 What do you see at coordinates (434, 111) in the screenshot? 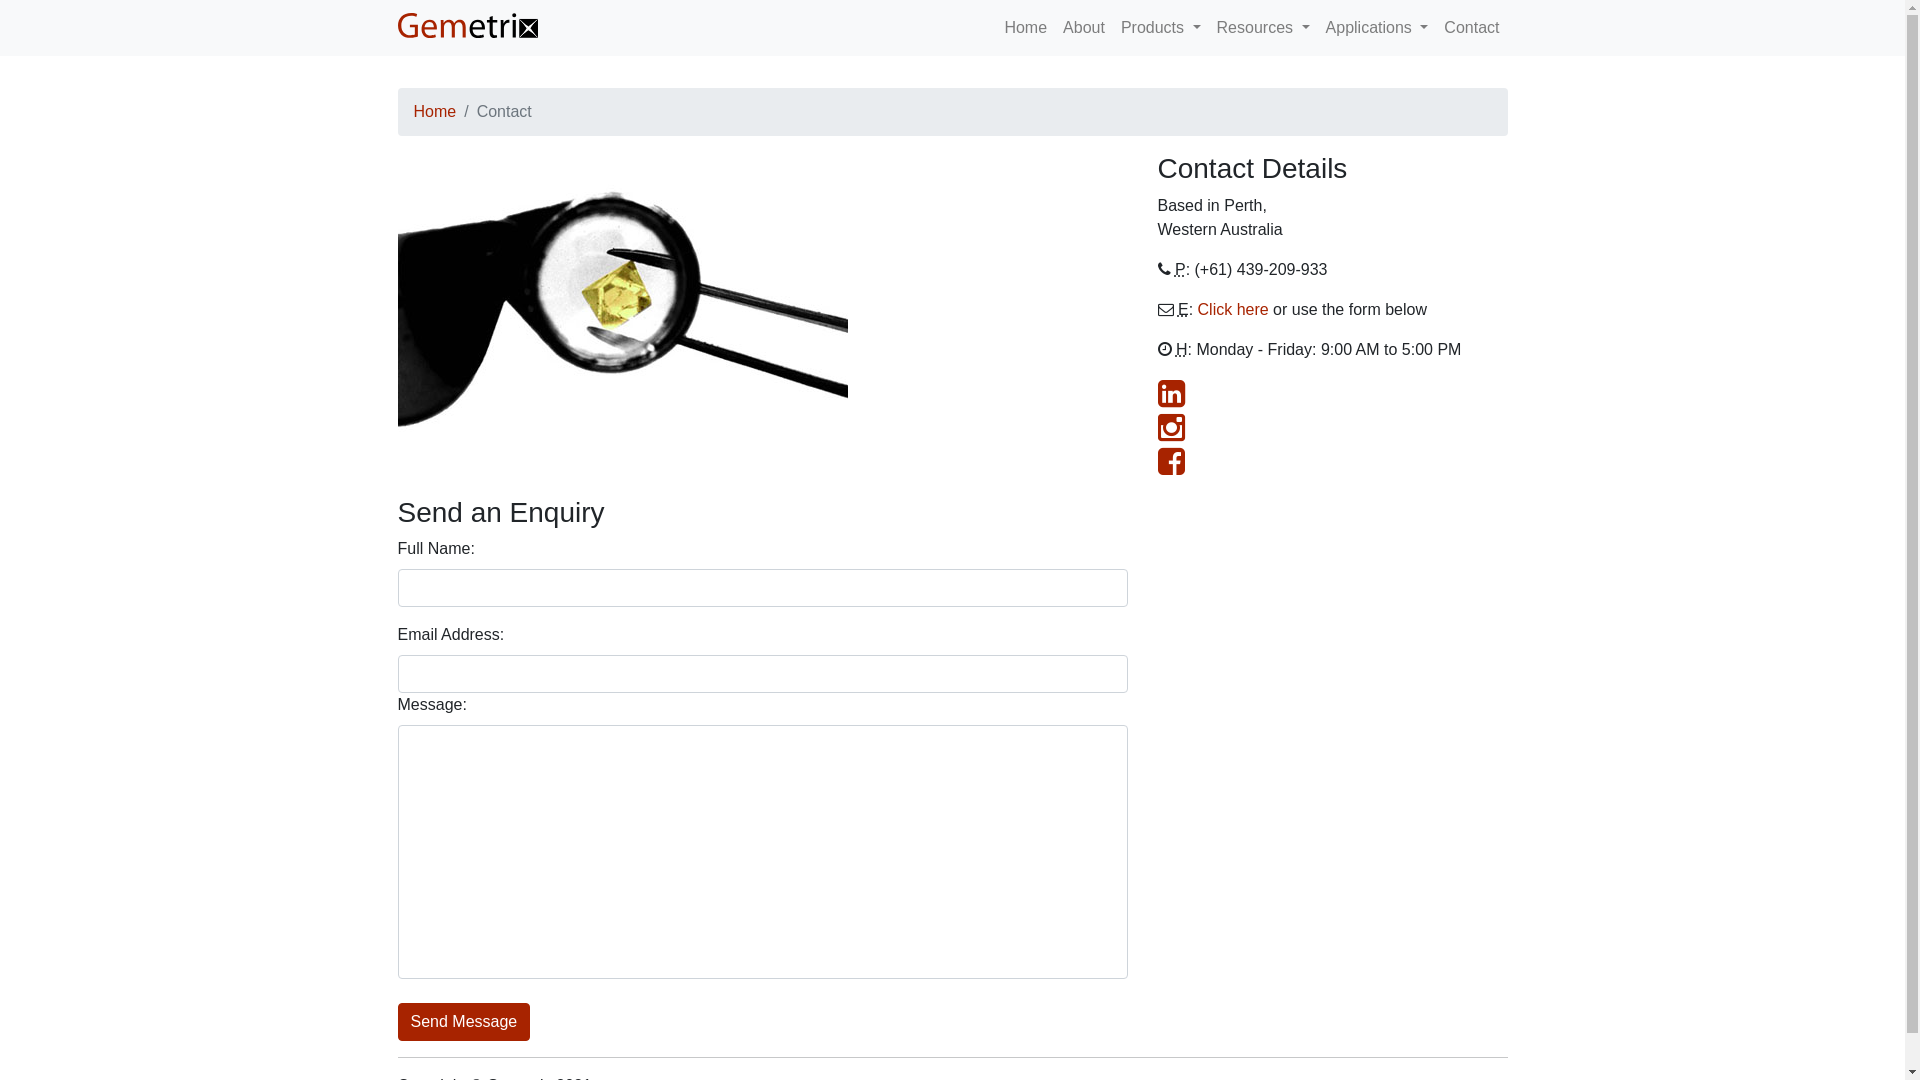
I see `'Home'` at bounding box center [434, 111].